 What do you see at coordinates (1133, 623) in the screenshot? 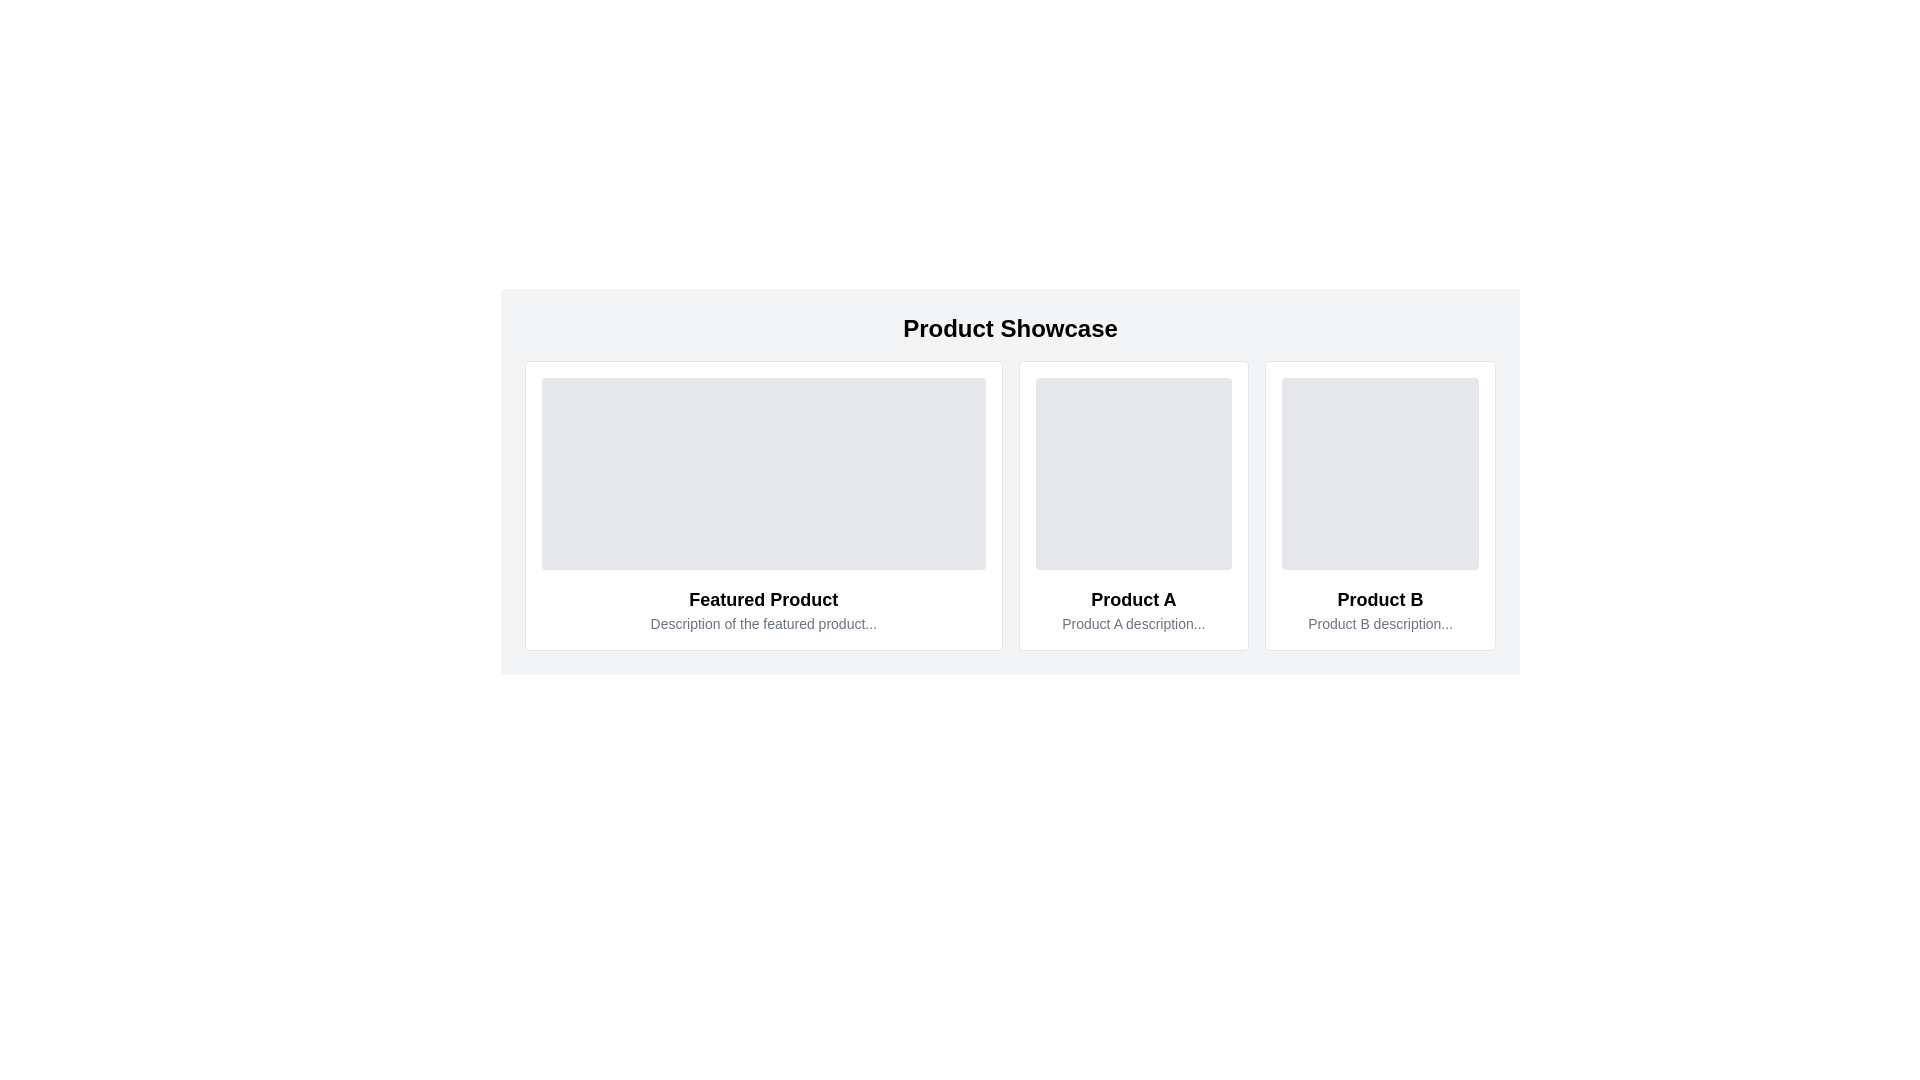
I see `the descriptive text labeled 'Product A description...' which is styled with a small-sized font and light gray color, located beneath the title 'Product A'` at bounding box center [1133, 623].